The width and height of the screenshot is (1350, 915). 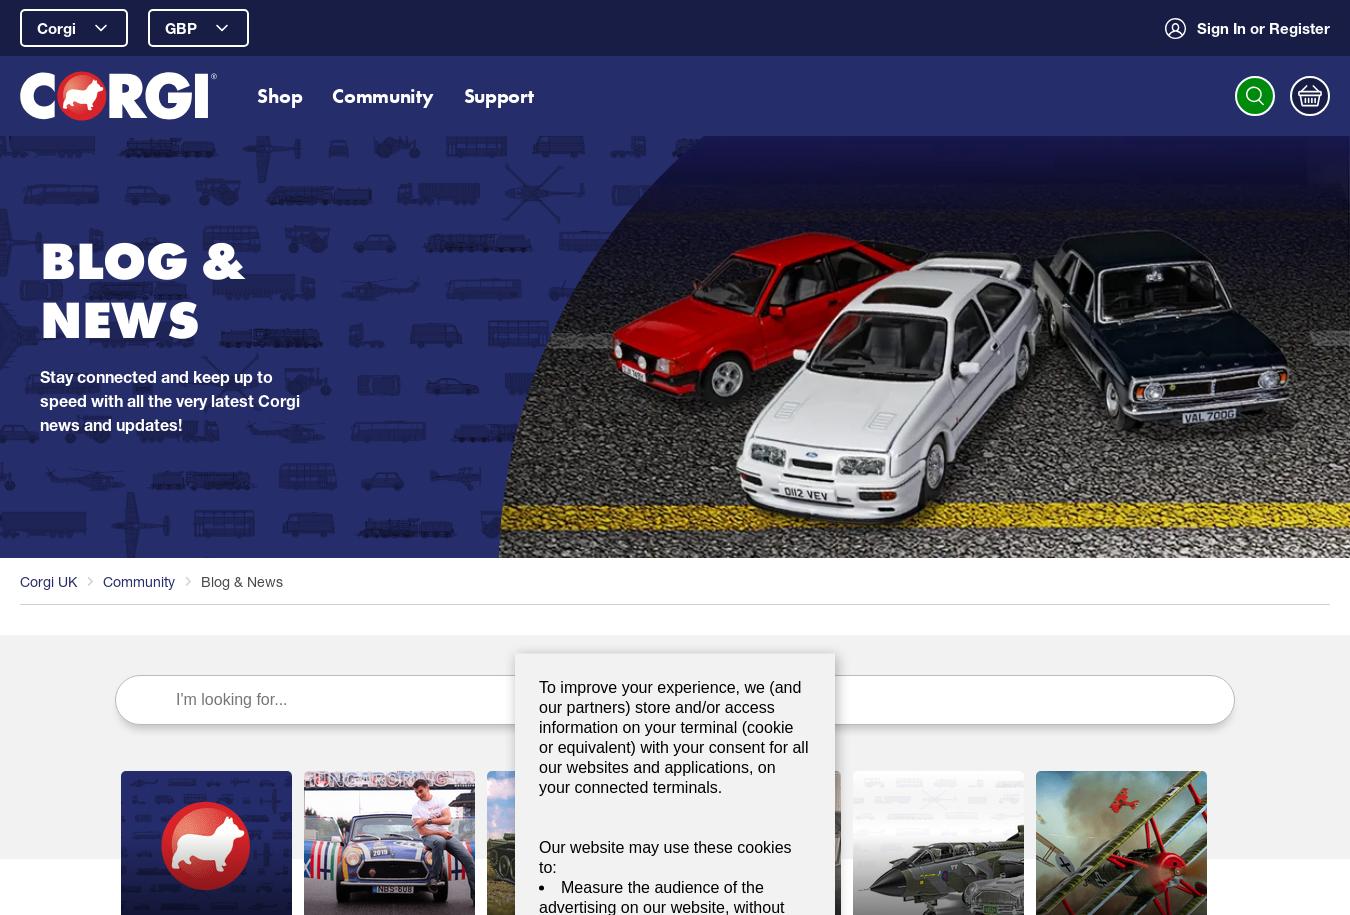 I want to click on 'Corgi UK', so click(x=47, y=579).